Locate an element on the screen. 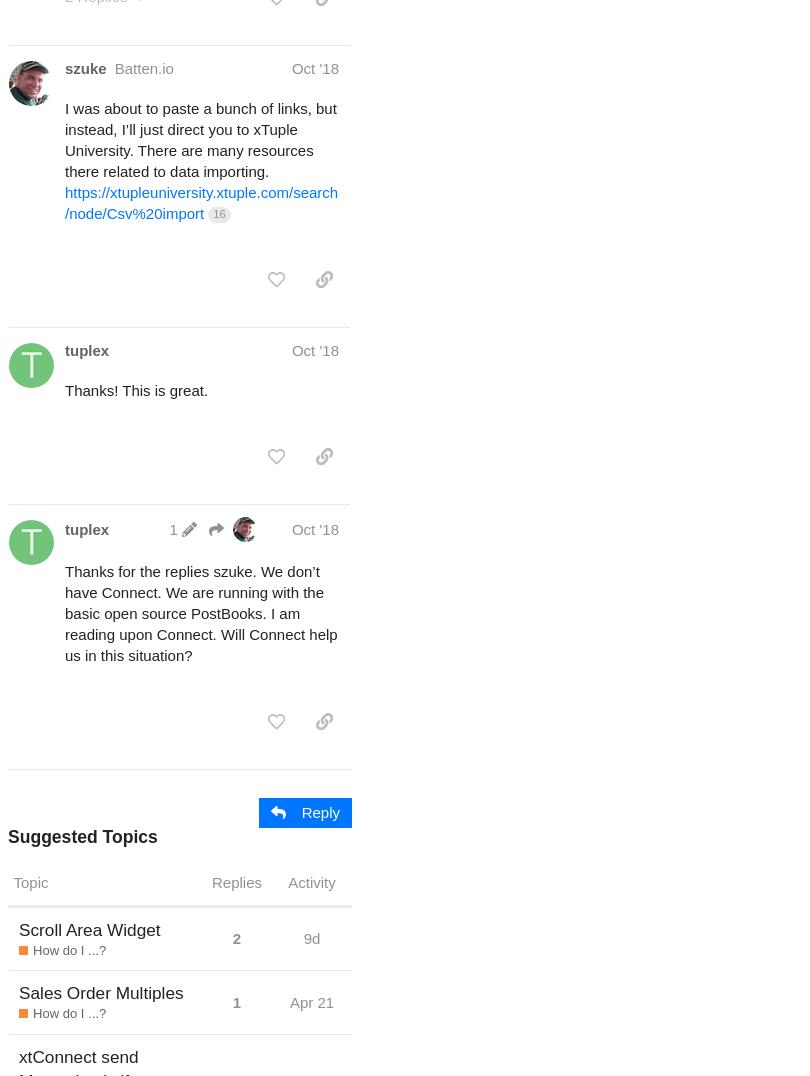 Image resolution: width=810 pixels, height=1076 pixels. 'I was about to paste a bunch of links, but instead, I’ll just direct you to xTuple University. There are many resources there related to data importing.' is located at coordinates (200, 139).